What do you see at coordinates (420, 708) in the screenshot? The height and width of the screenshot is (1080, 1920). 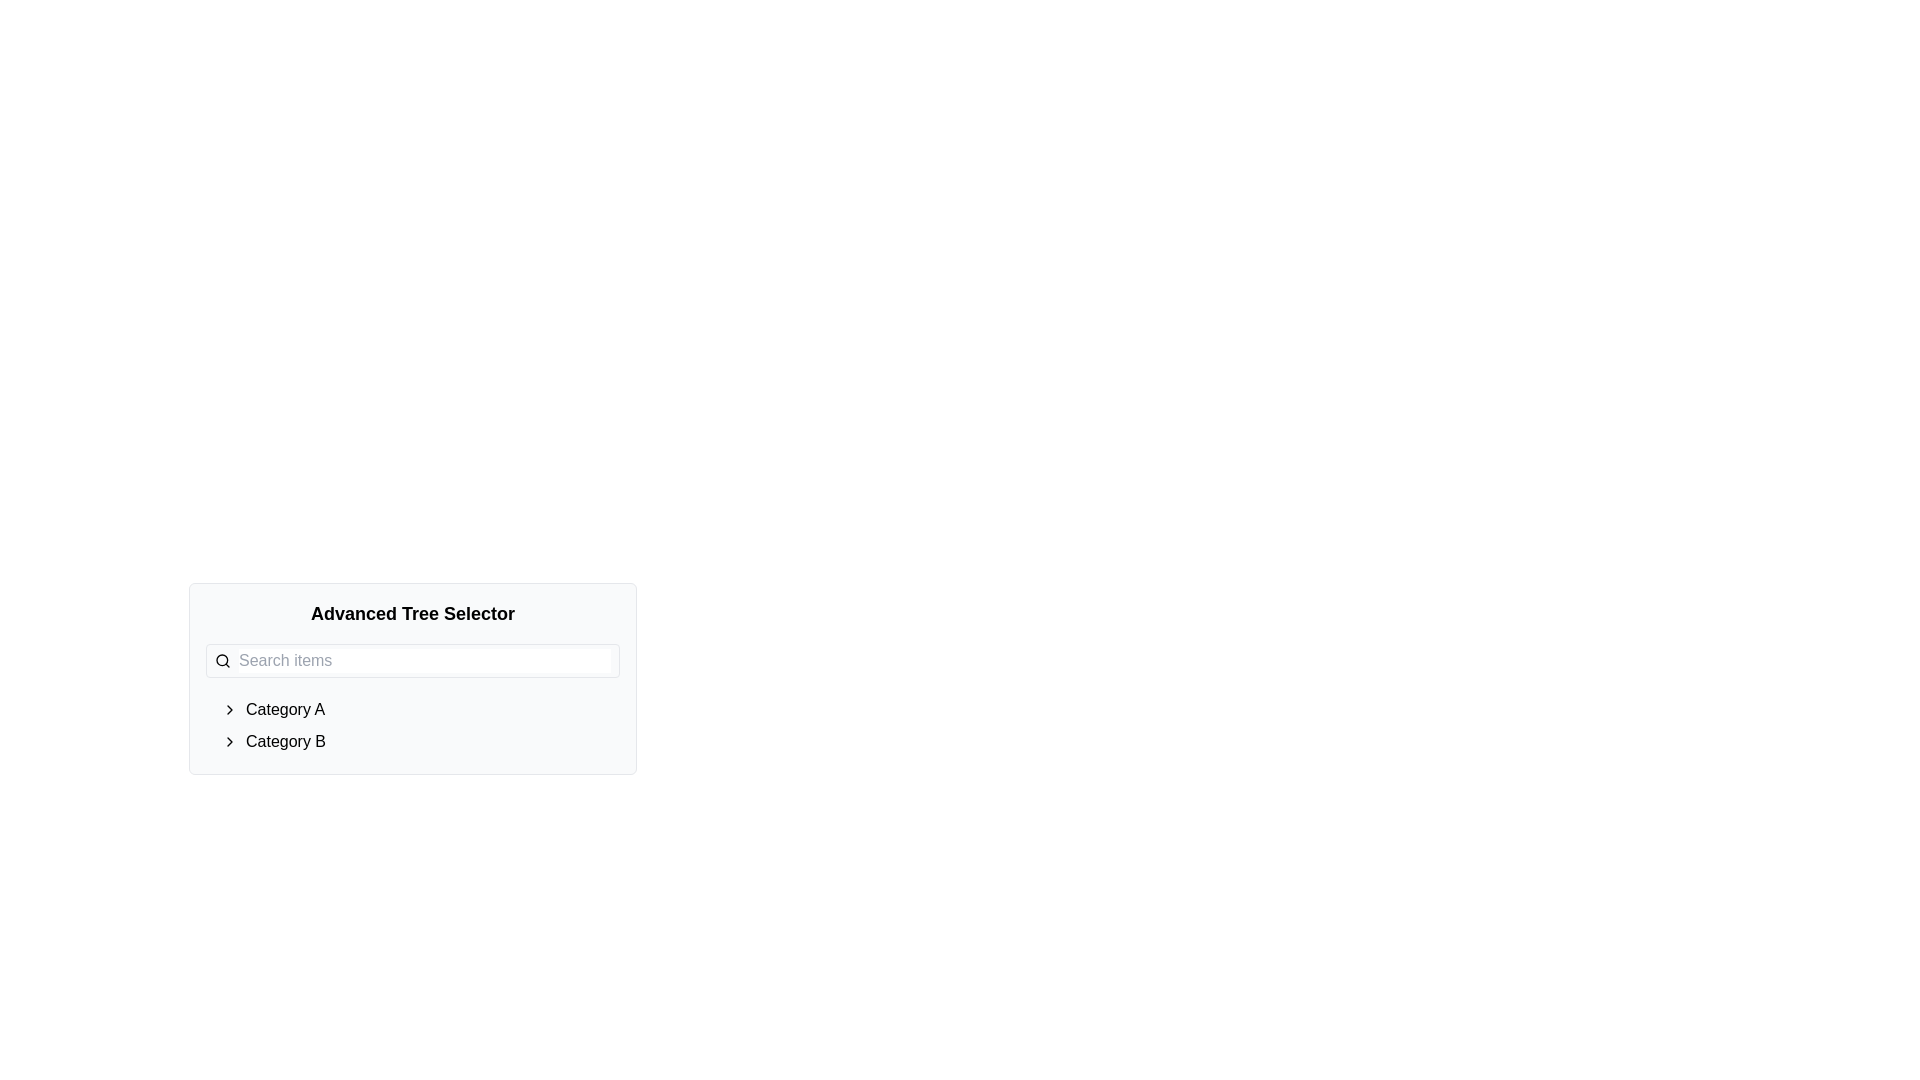 I see `the first item in the Tree-view list representing 'Category A', located just below the search bar` at bounding box center [420, 708].